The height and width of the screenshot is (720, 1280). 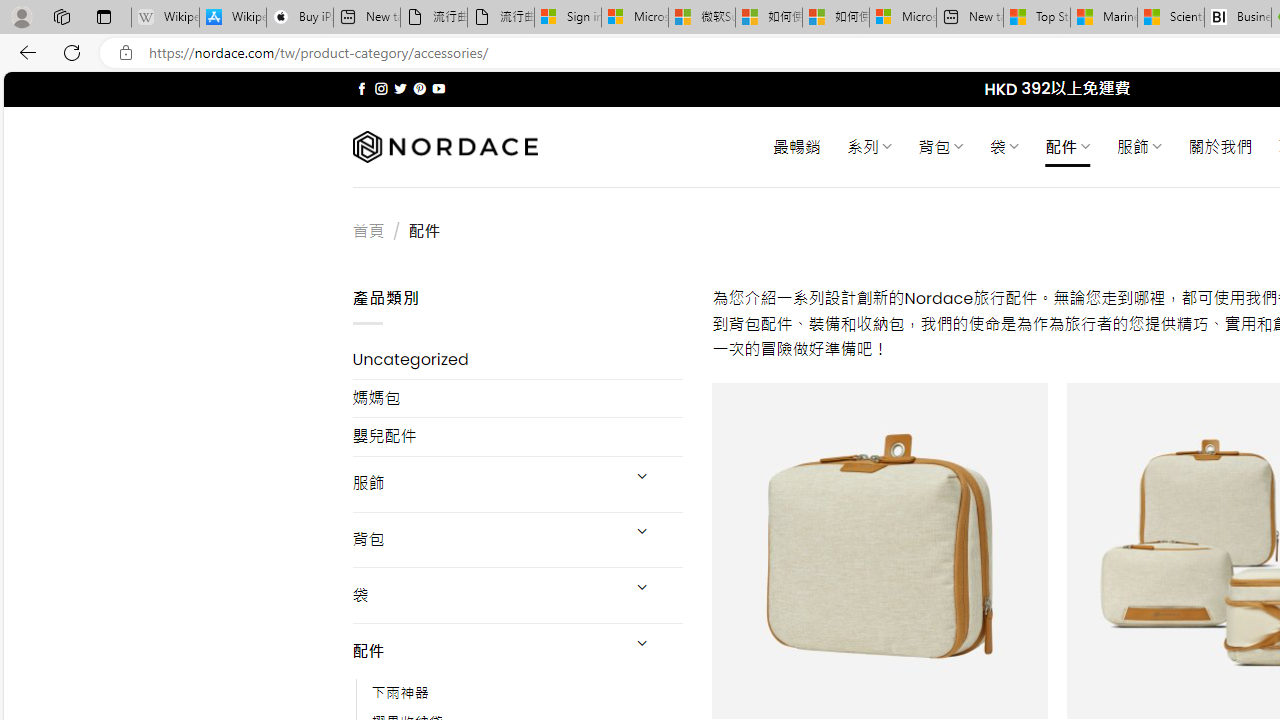 I want to click on 'Marine life - MSN', so click(x=1103, y=17).